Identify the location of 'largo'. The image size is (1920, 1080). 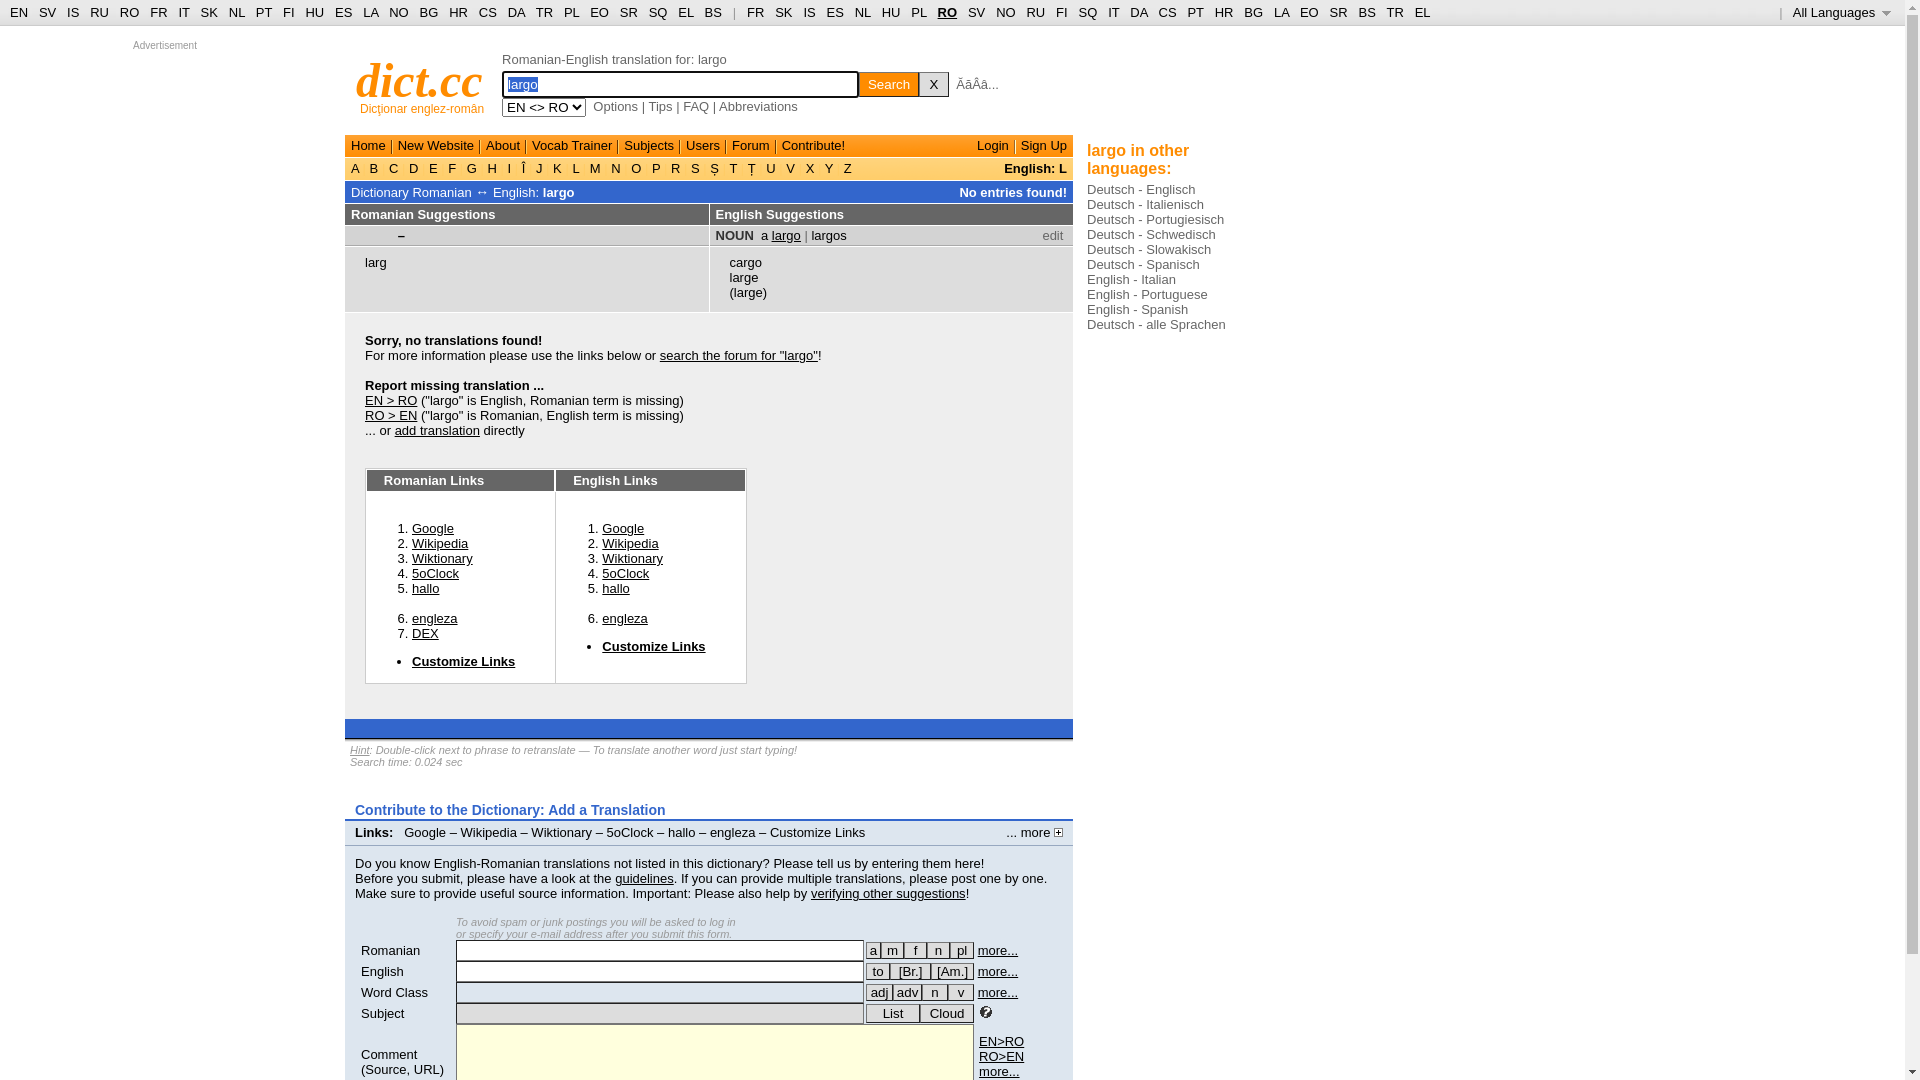
(558, 192).